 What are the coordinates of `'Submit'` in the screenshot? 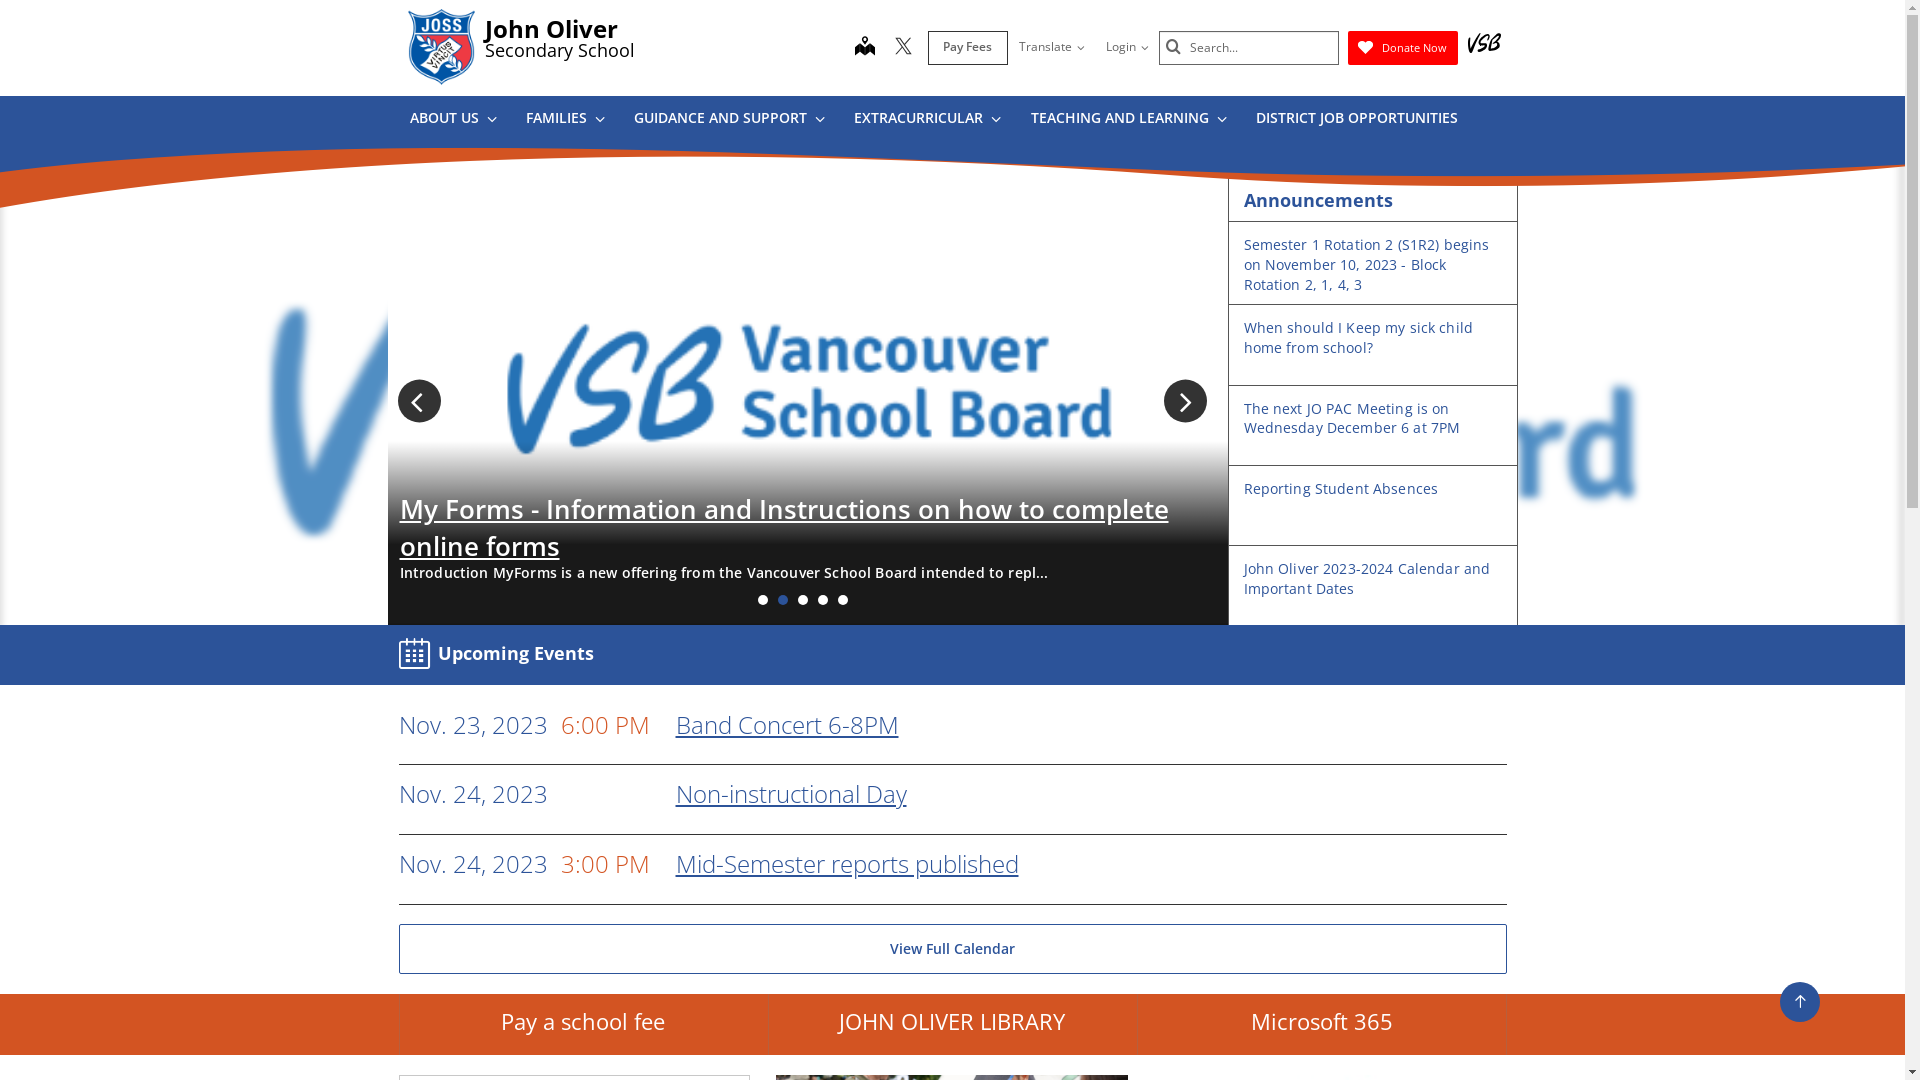 It's located at (1166, 46).